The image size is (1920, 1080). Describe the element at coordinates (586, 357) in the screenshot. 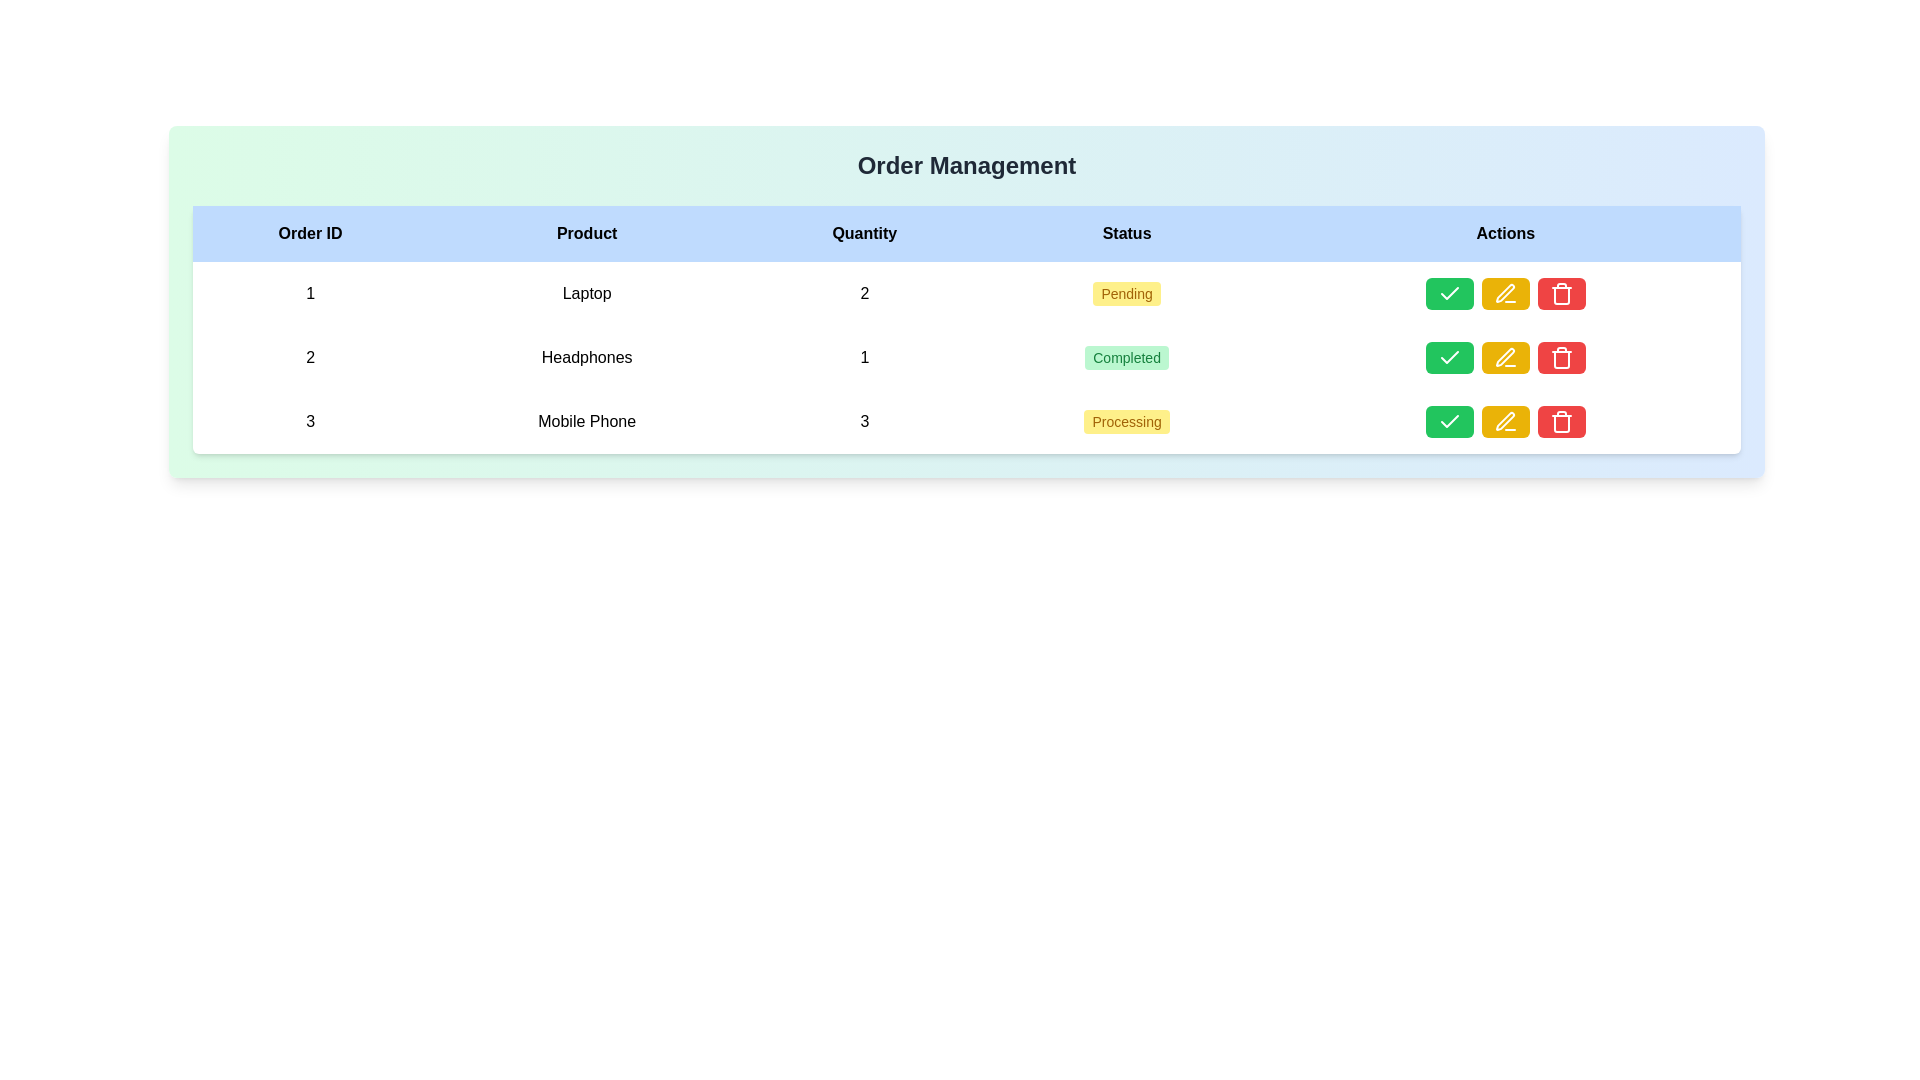

I see `the product name label, which is the second item under the 'Product' column in the order entry table, horizontally centered between the '2' in the 'Order ID' column and the '1' in the 'Quantity' column` at that location.